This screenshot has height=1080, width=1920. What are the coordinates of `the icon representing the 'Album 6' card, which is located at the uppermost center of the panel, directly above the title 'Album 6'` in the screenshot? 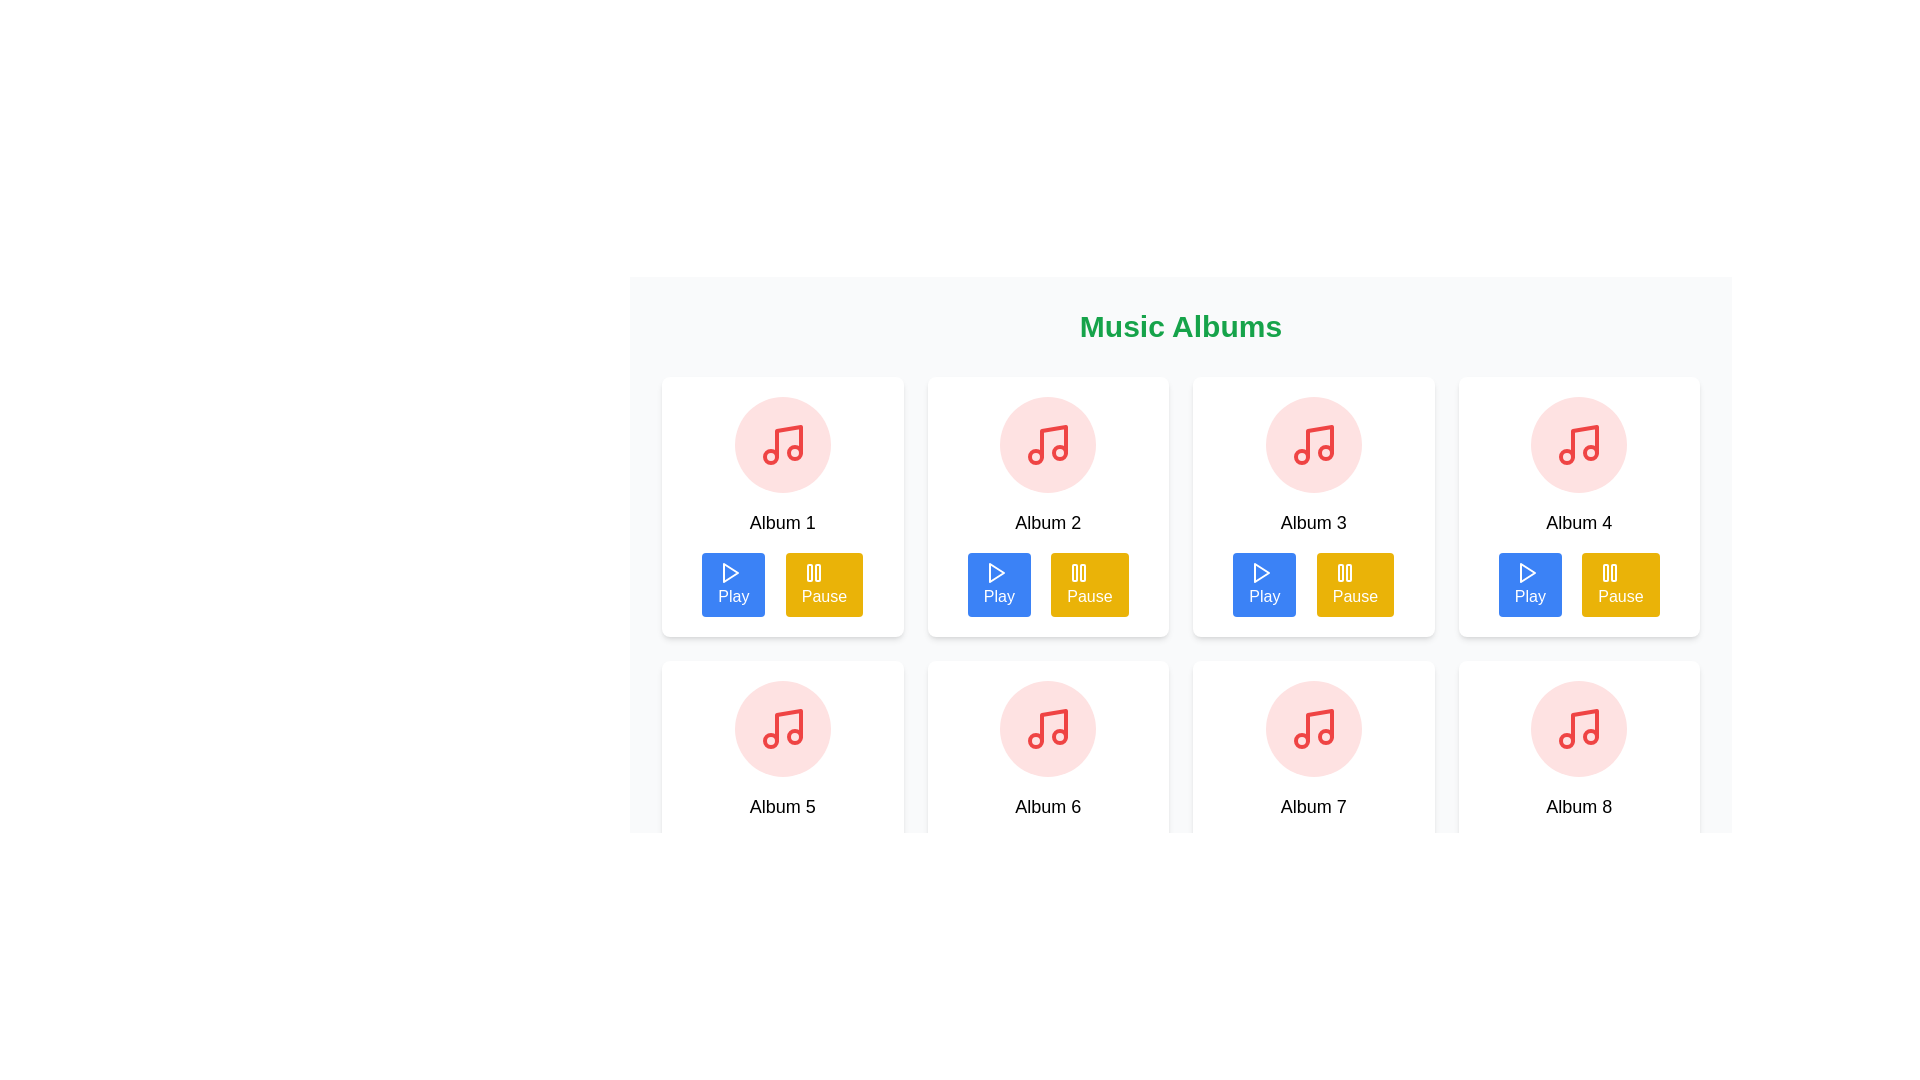 It's located at (1047, 729).